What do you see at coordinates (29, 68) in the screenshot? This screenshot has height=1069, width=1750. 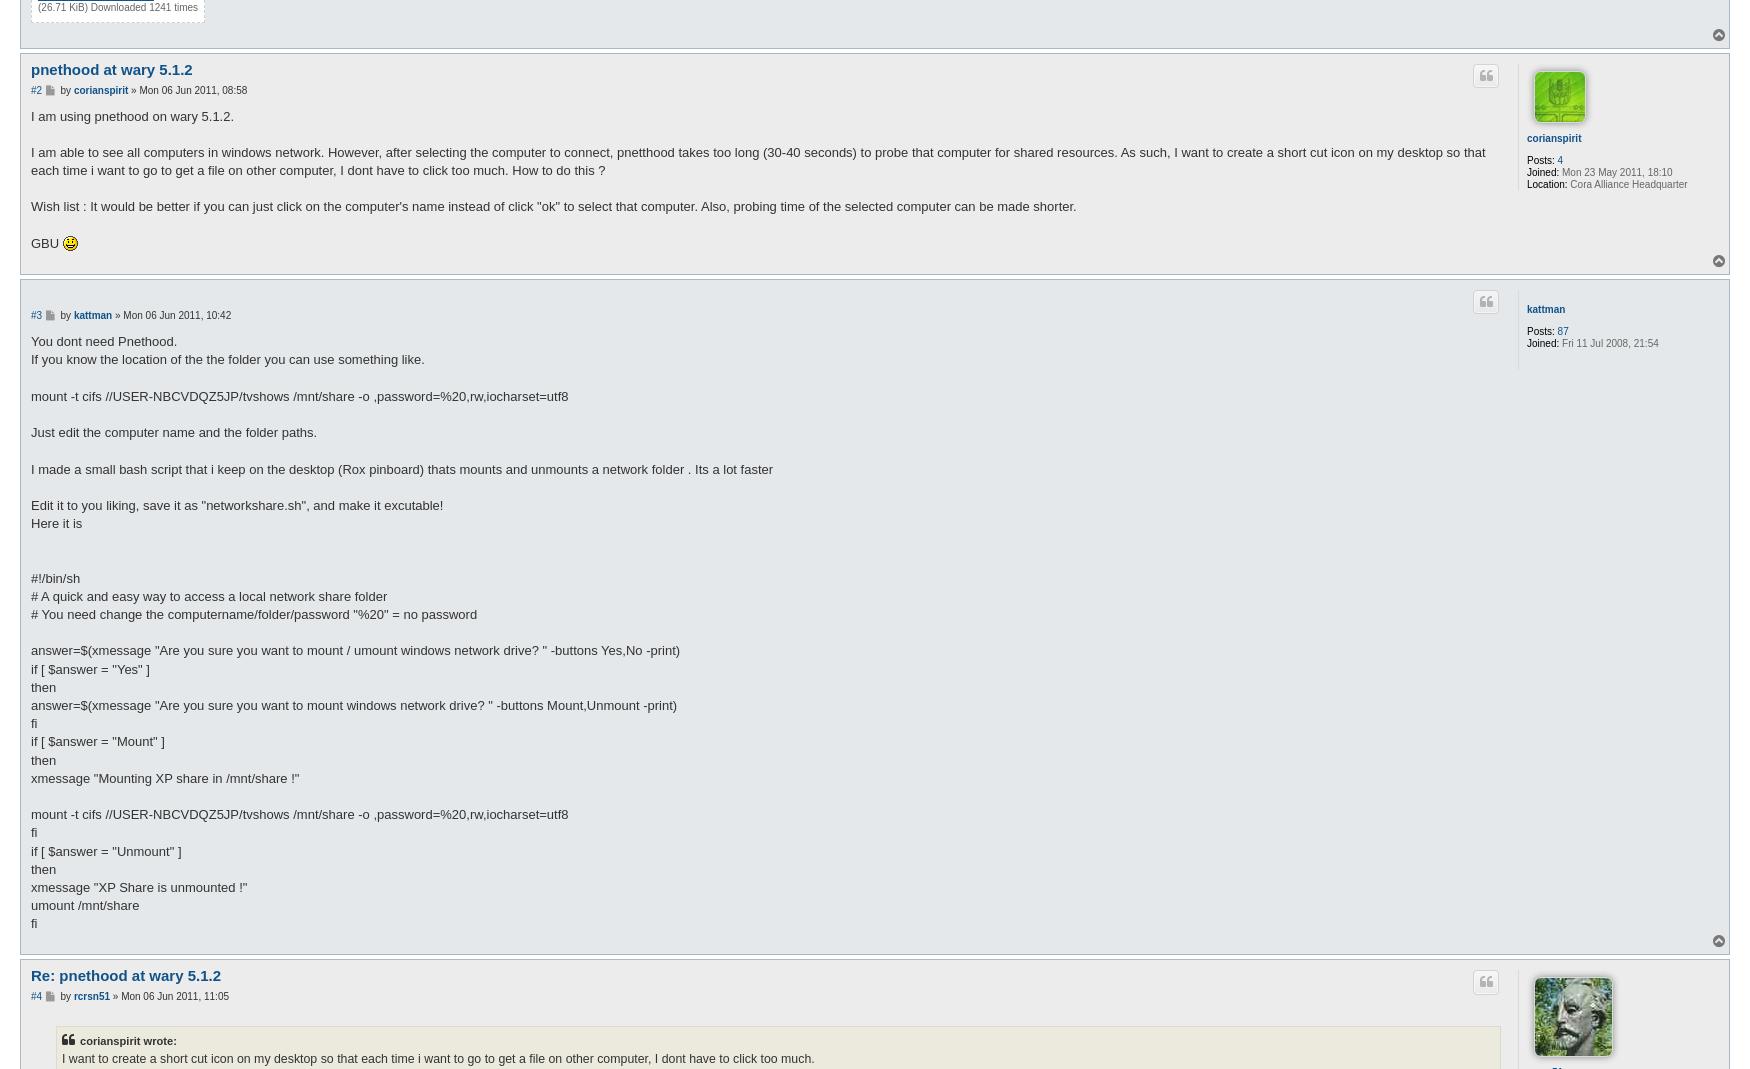 I see `'pnethood at wary 5.1.2'` at bounding box center [29, 68].